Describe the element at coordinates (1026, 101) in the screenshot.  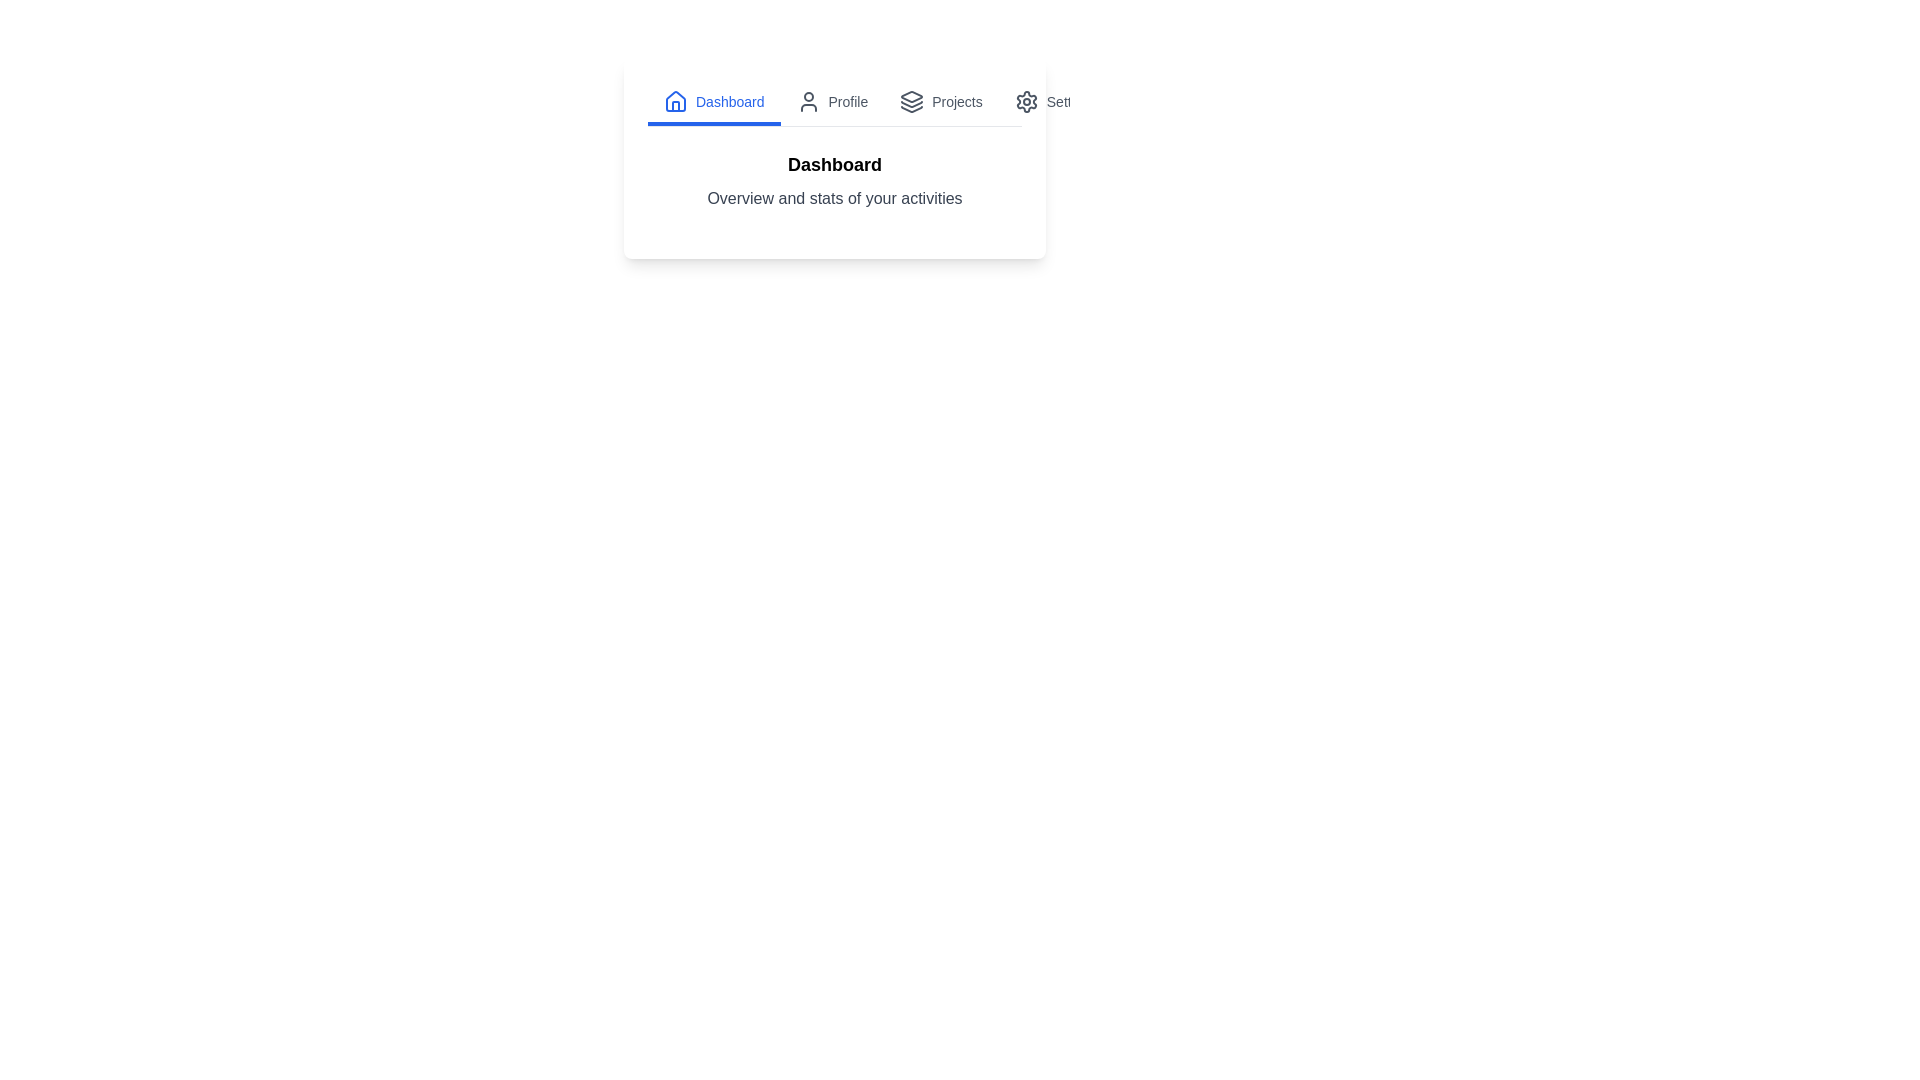
I see `the icon of the Settings tab` at that location.